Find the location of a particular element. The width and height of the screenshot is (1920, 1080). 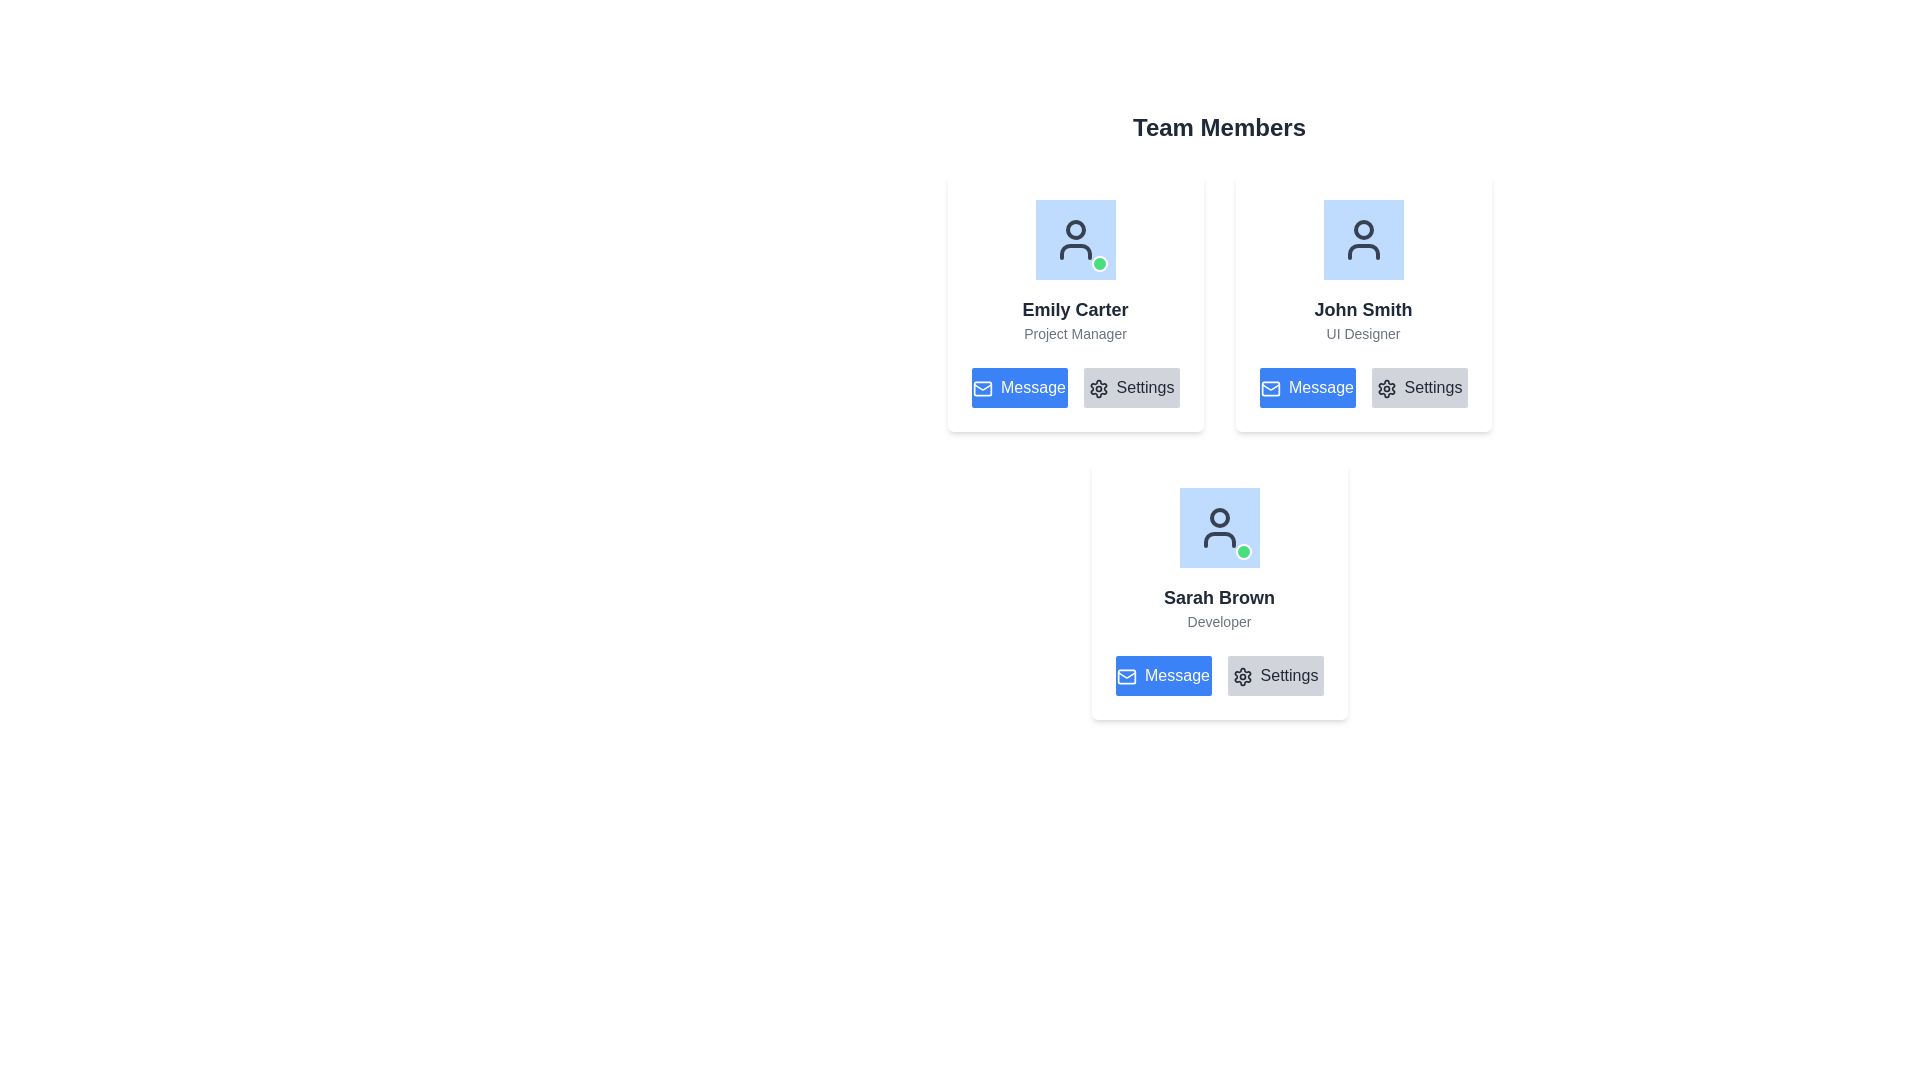

the blue 'Message' button with white text and an envelope icon, located below the 'Sarah Brown, Developer' card in the 'Team Members' section is located at coordinates (1163, 675).